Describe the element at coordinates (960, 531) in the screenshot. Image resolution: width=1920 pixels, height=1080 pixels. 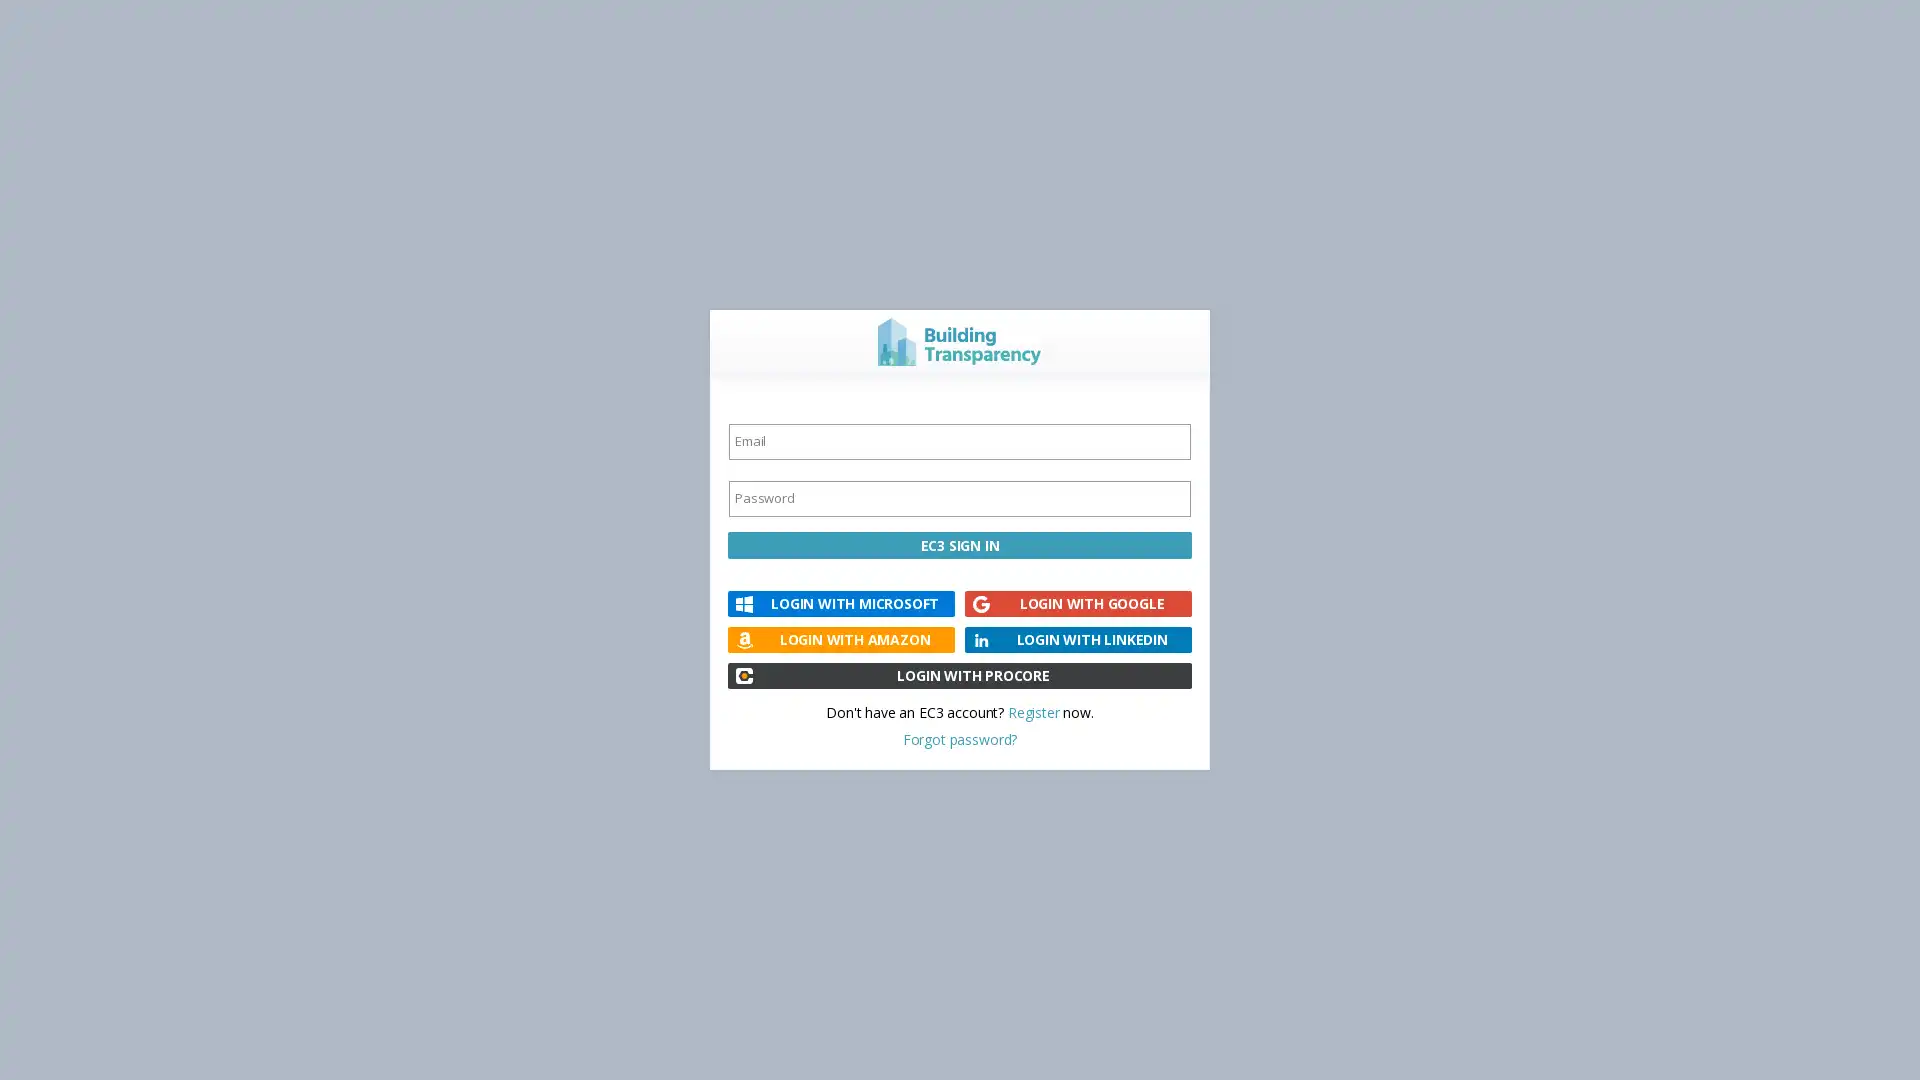
I see `EC3 SIGN IN` at that location.